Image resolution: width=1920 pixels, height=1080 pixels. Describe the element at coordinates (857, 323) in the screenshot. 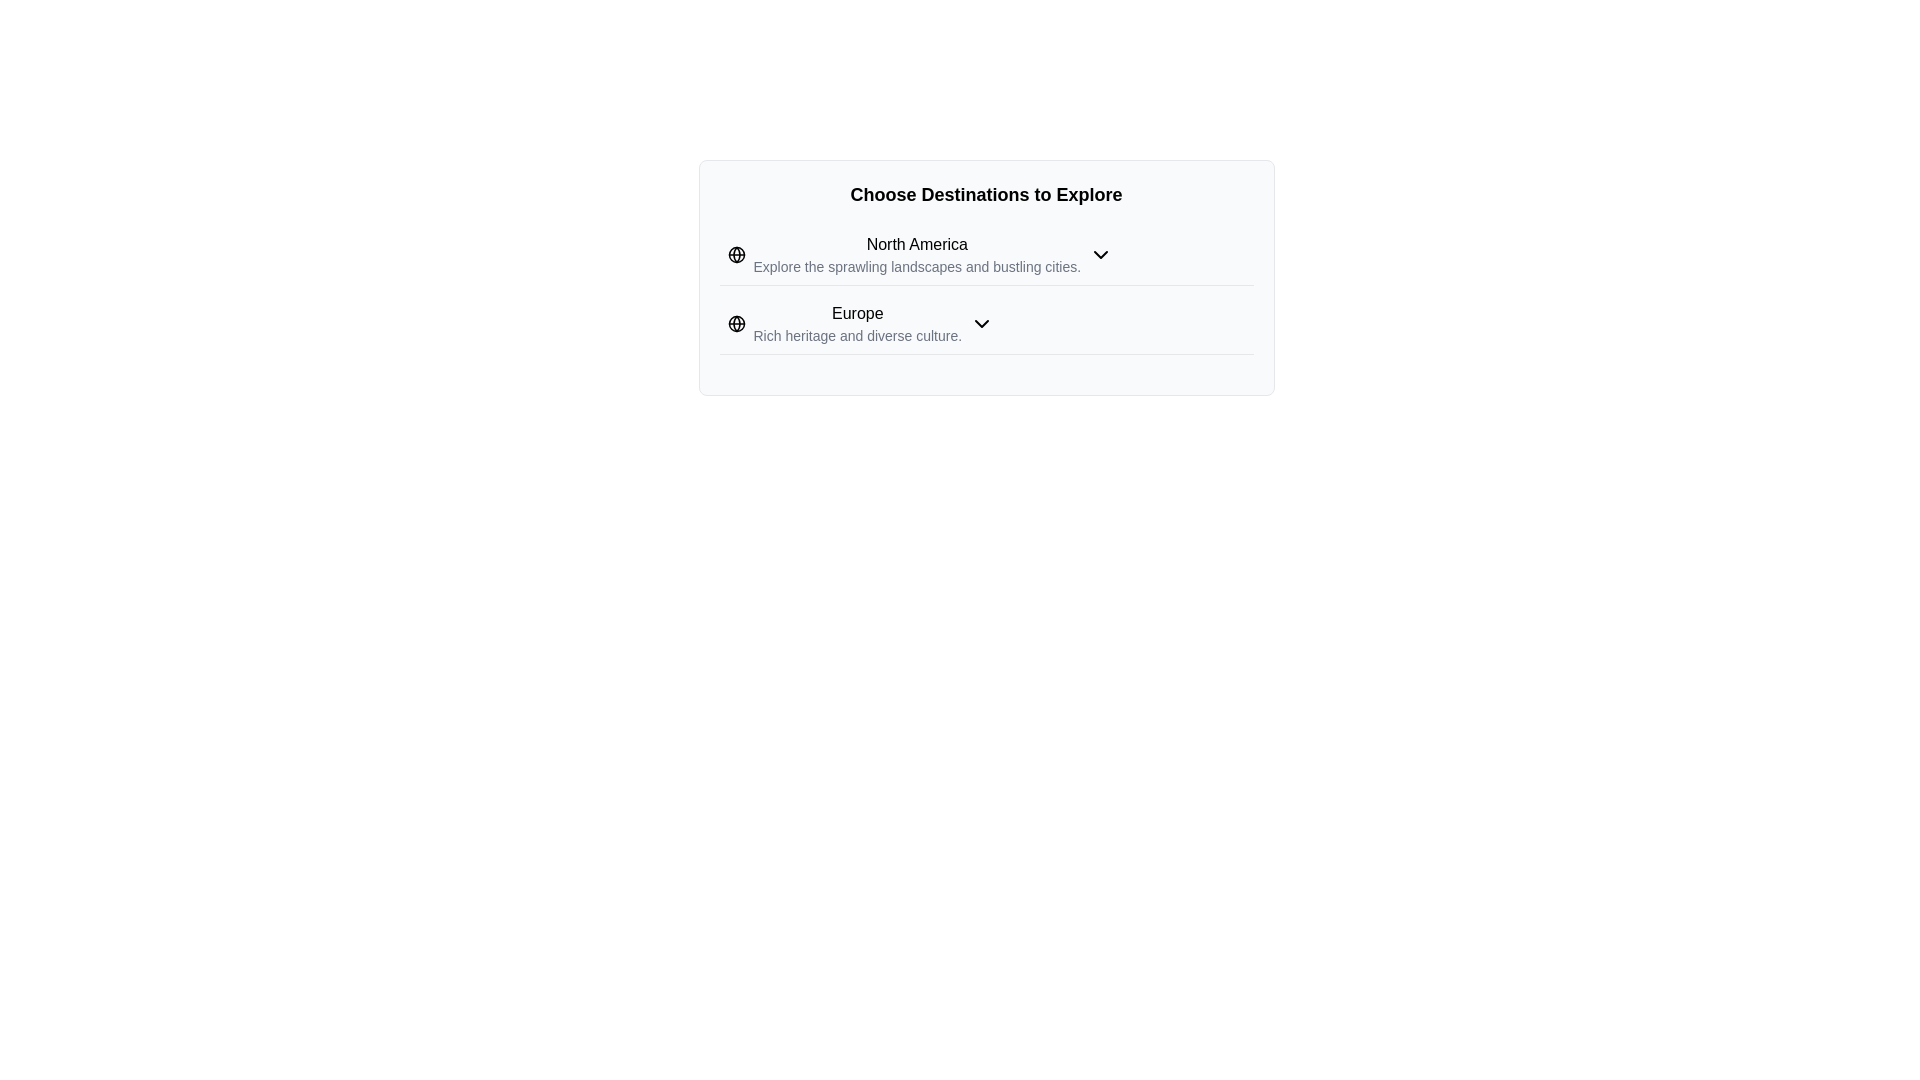

I see `the details of the 'Europe' destination text display block, which provides information about its qualities and attractions, located under the 'North America' entry` at that location.